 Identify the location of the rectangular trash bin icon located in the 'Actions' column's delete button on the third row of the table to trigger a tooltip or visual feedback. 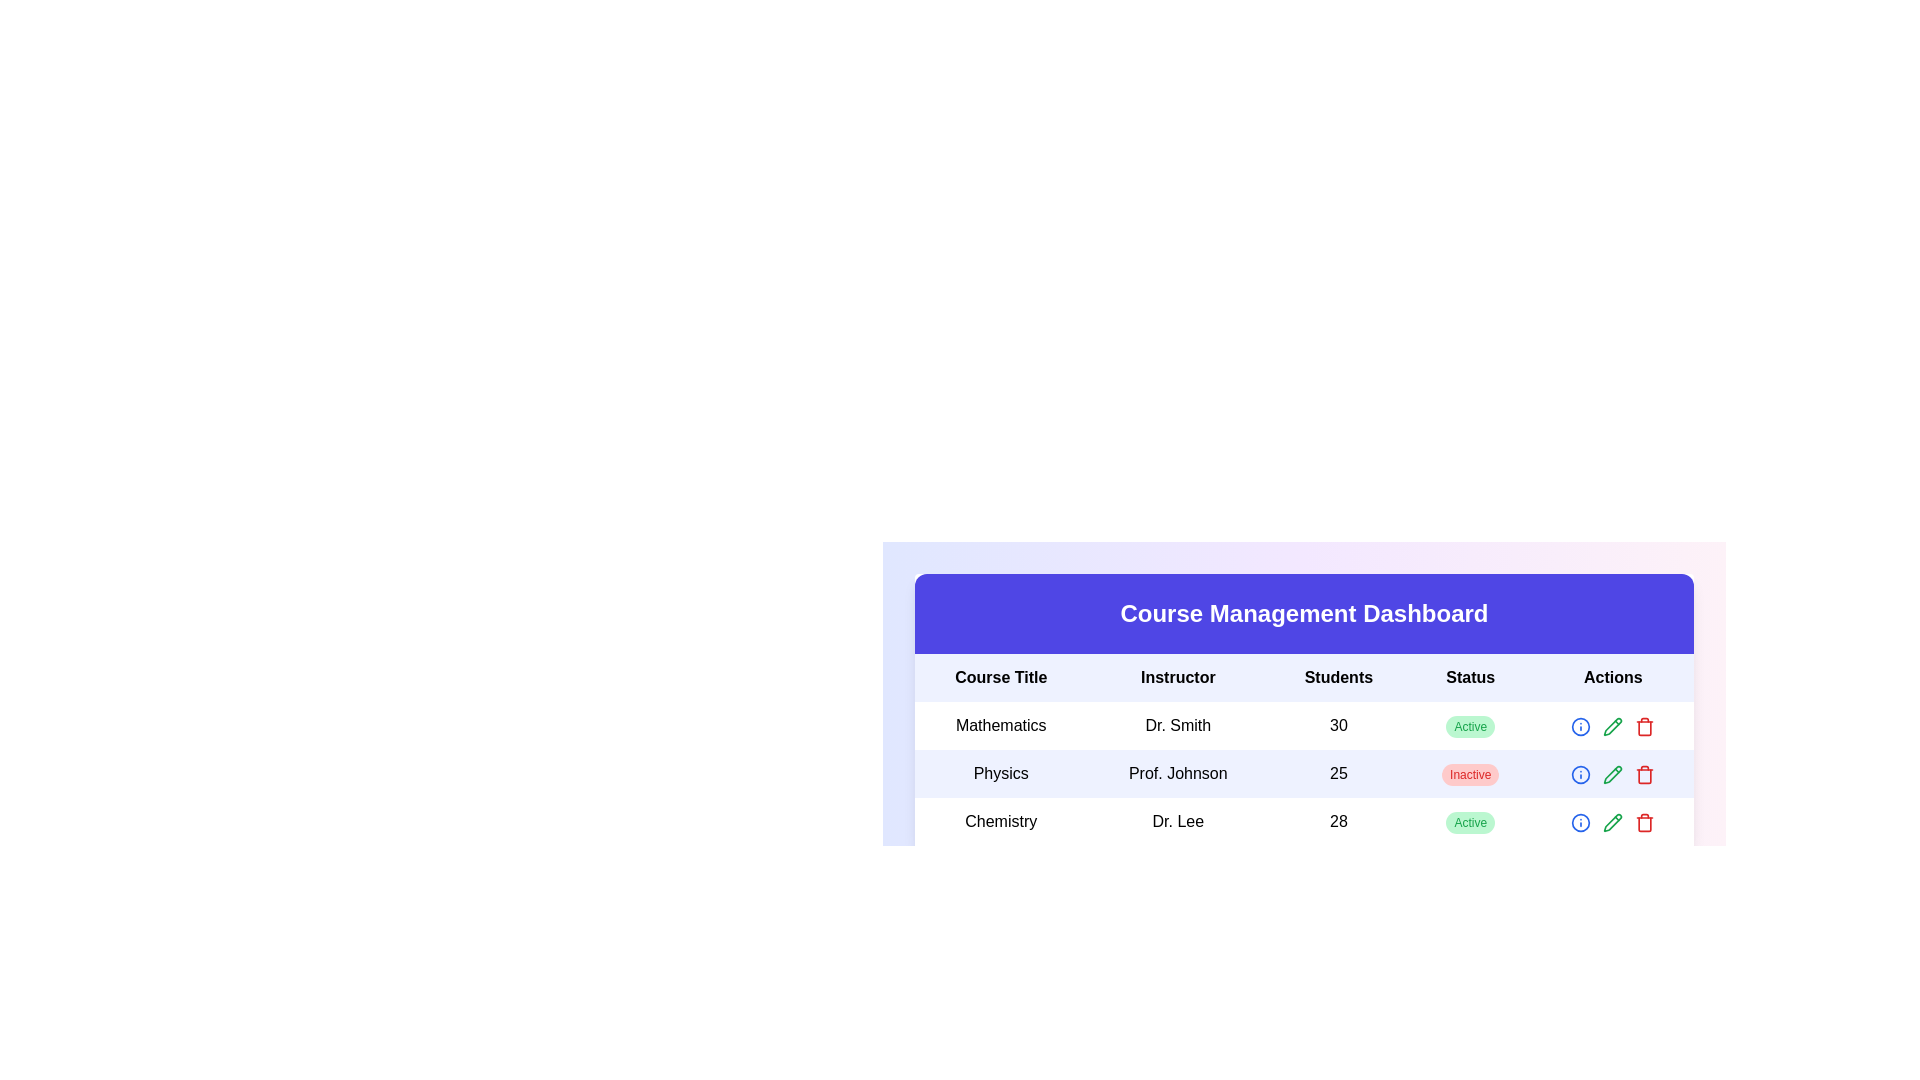
(1645, 728).